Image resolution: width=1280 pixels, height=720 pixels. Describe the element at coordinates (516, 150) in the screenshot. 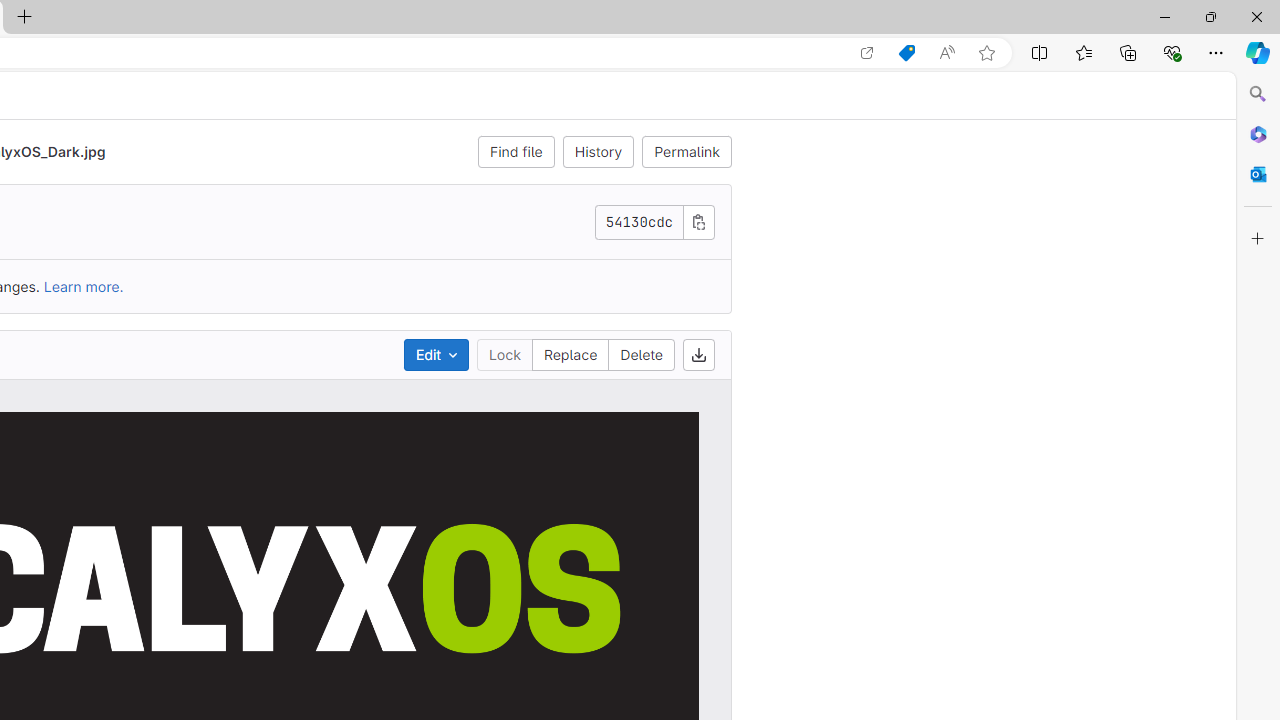

I see `'Find file'` at that location.